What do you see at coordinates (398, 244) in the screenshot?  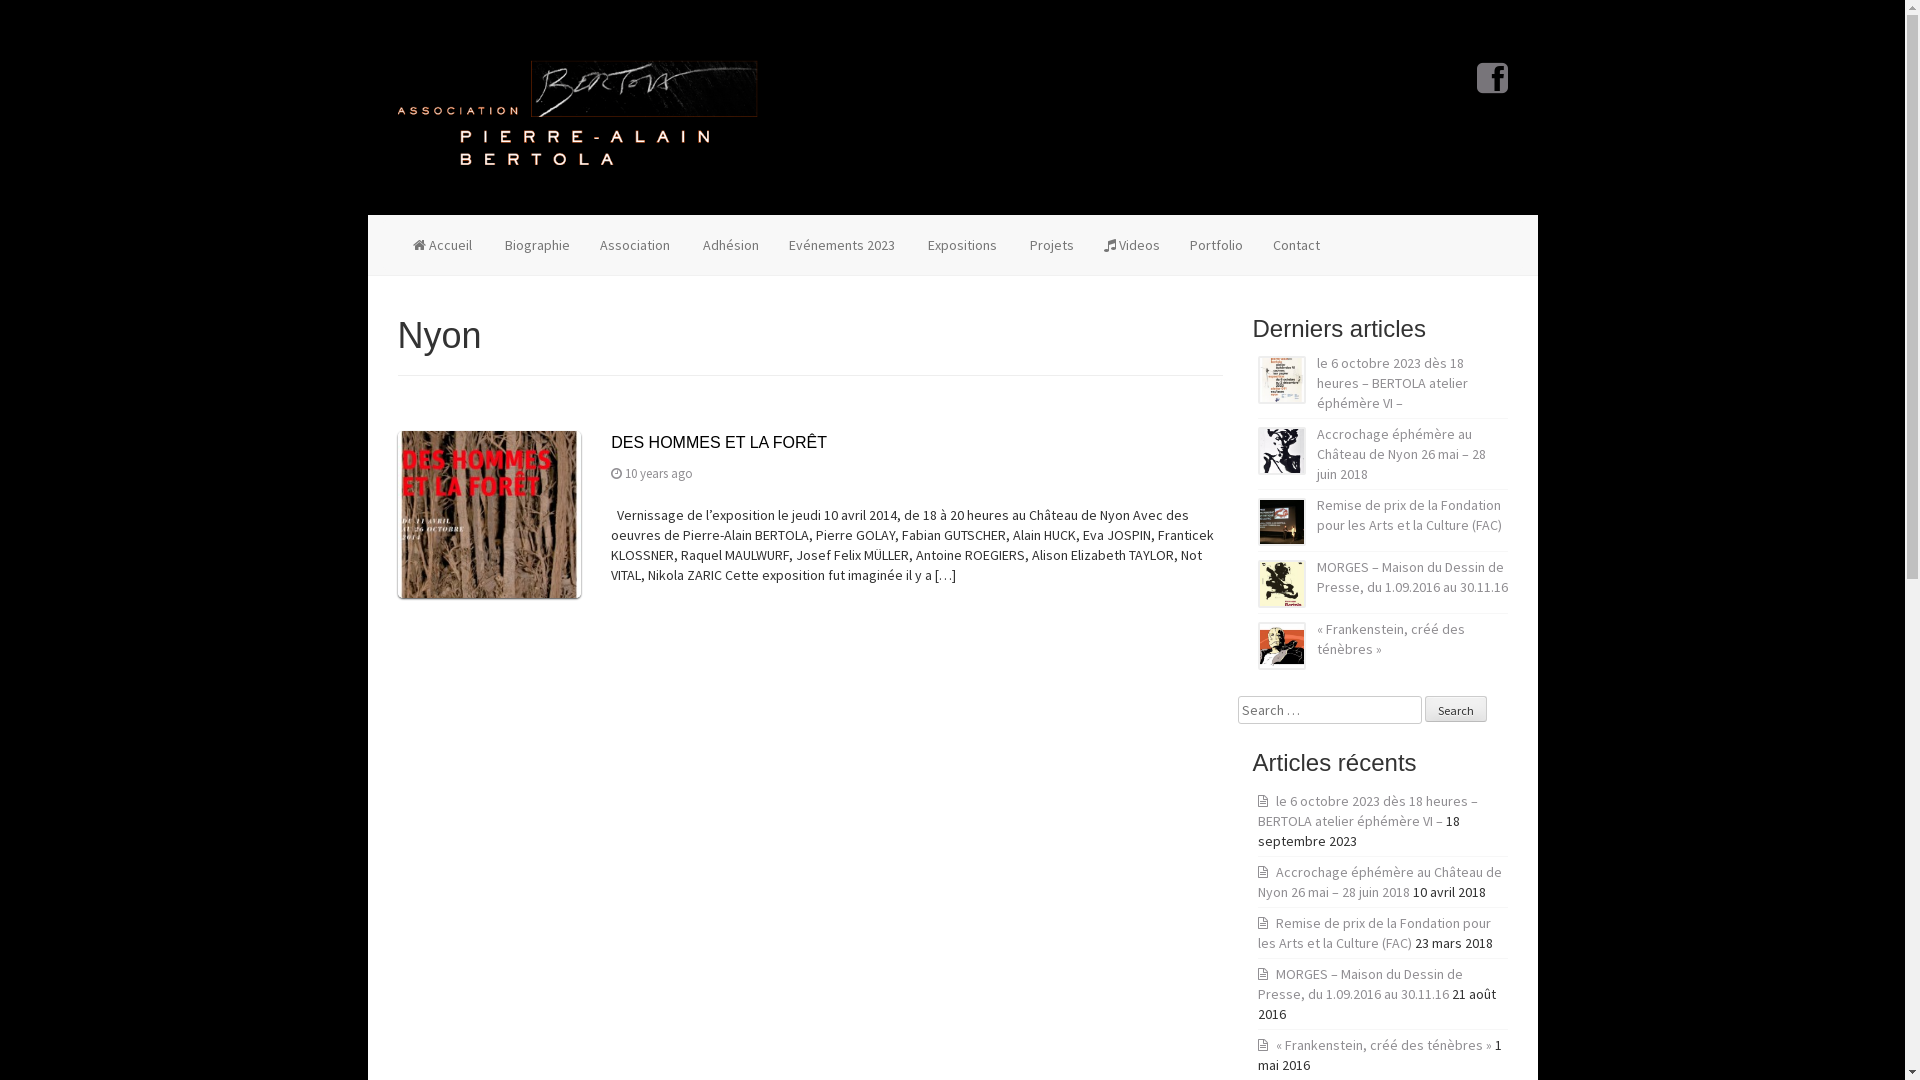 I see `' Accueil'` at bounding box center [398, 244].